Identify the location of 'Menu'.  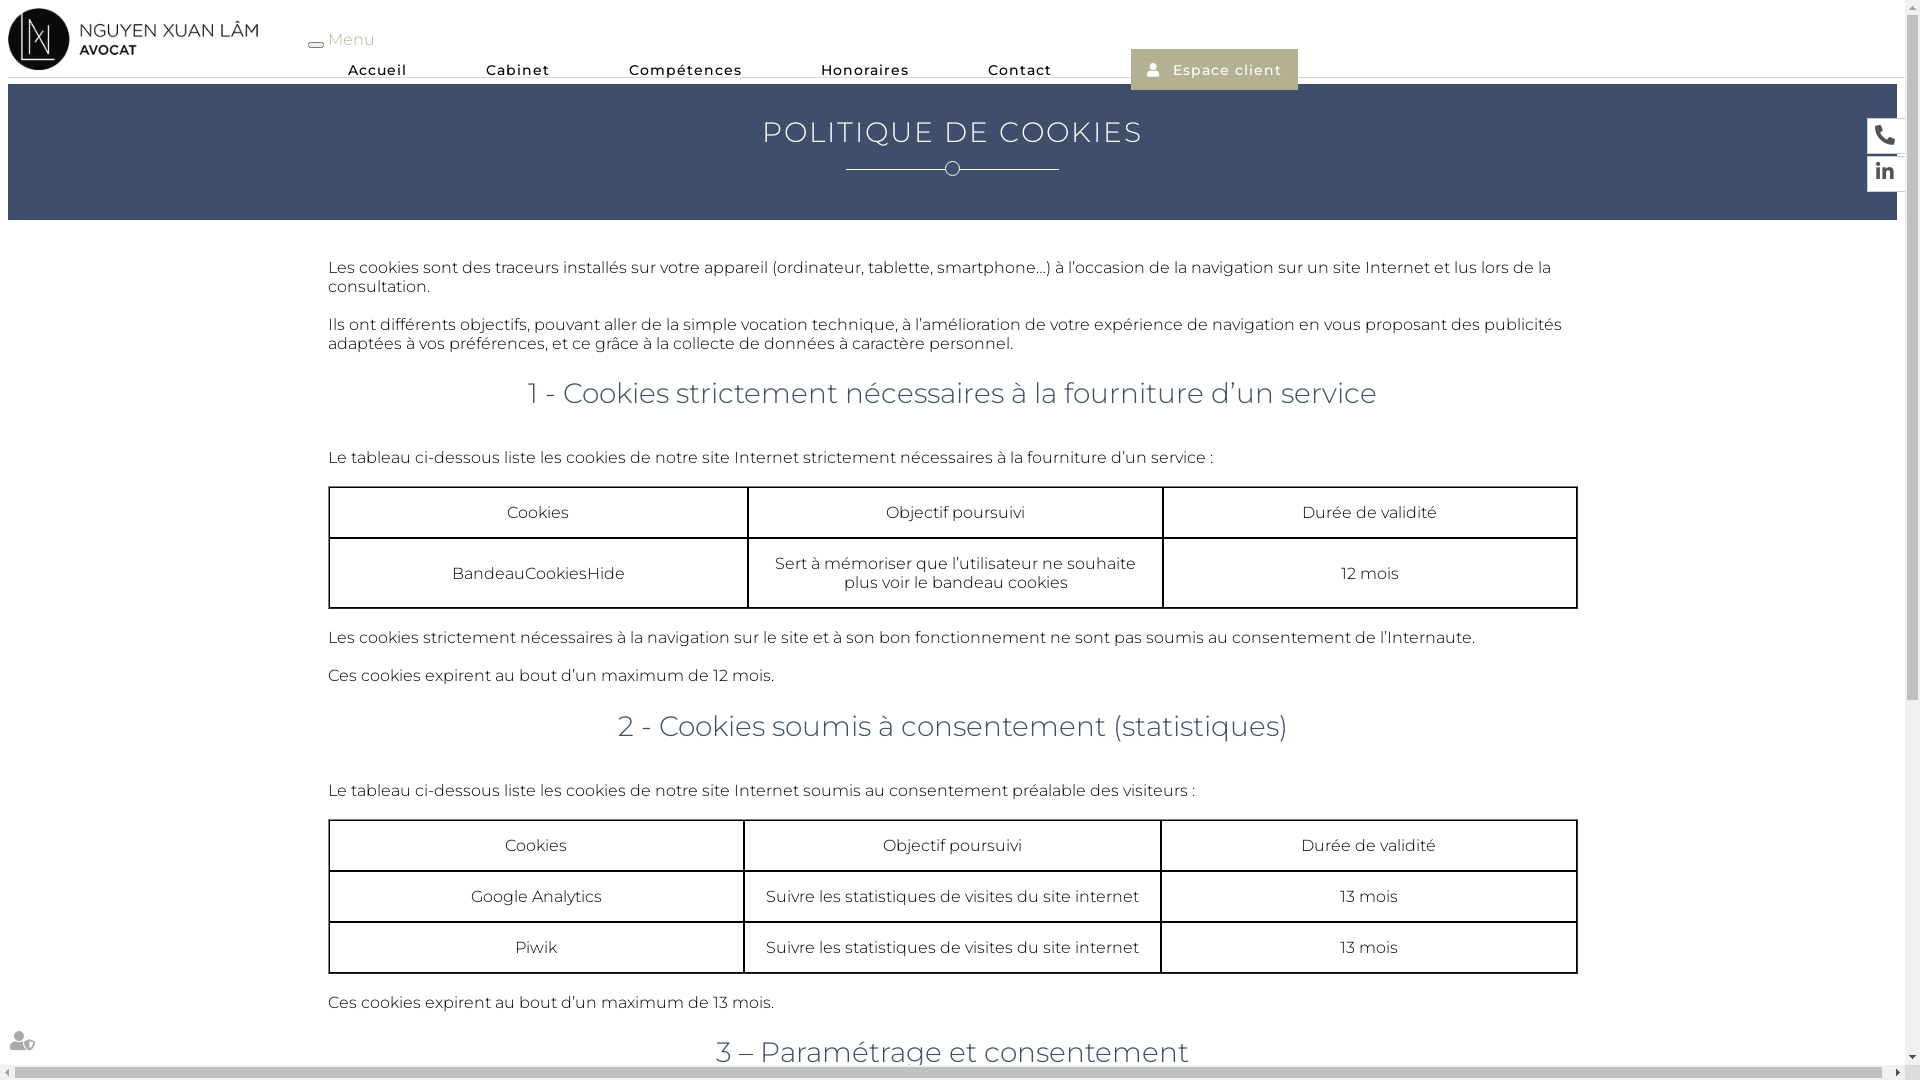
(351, 39).